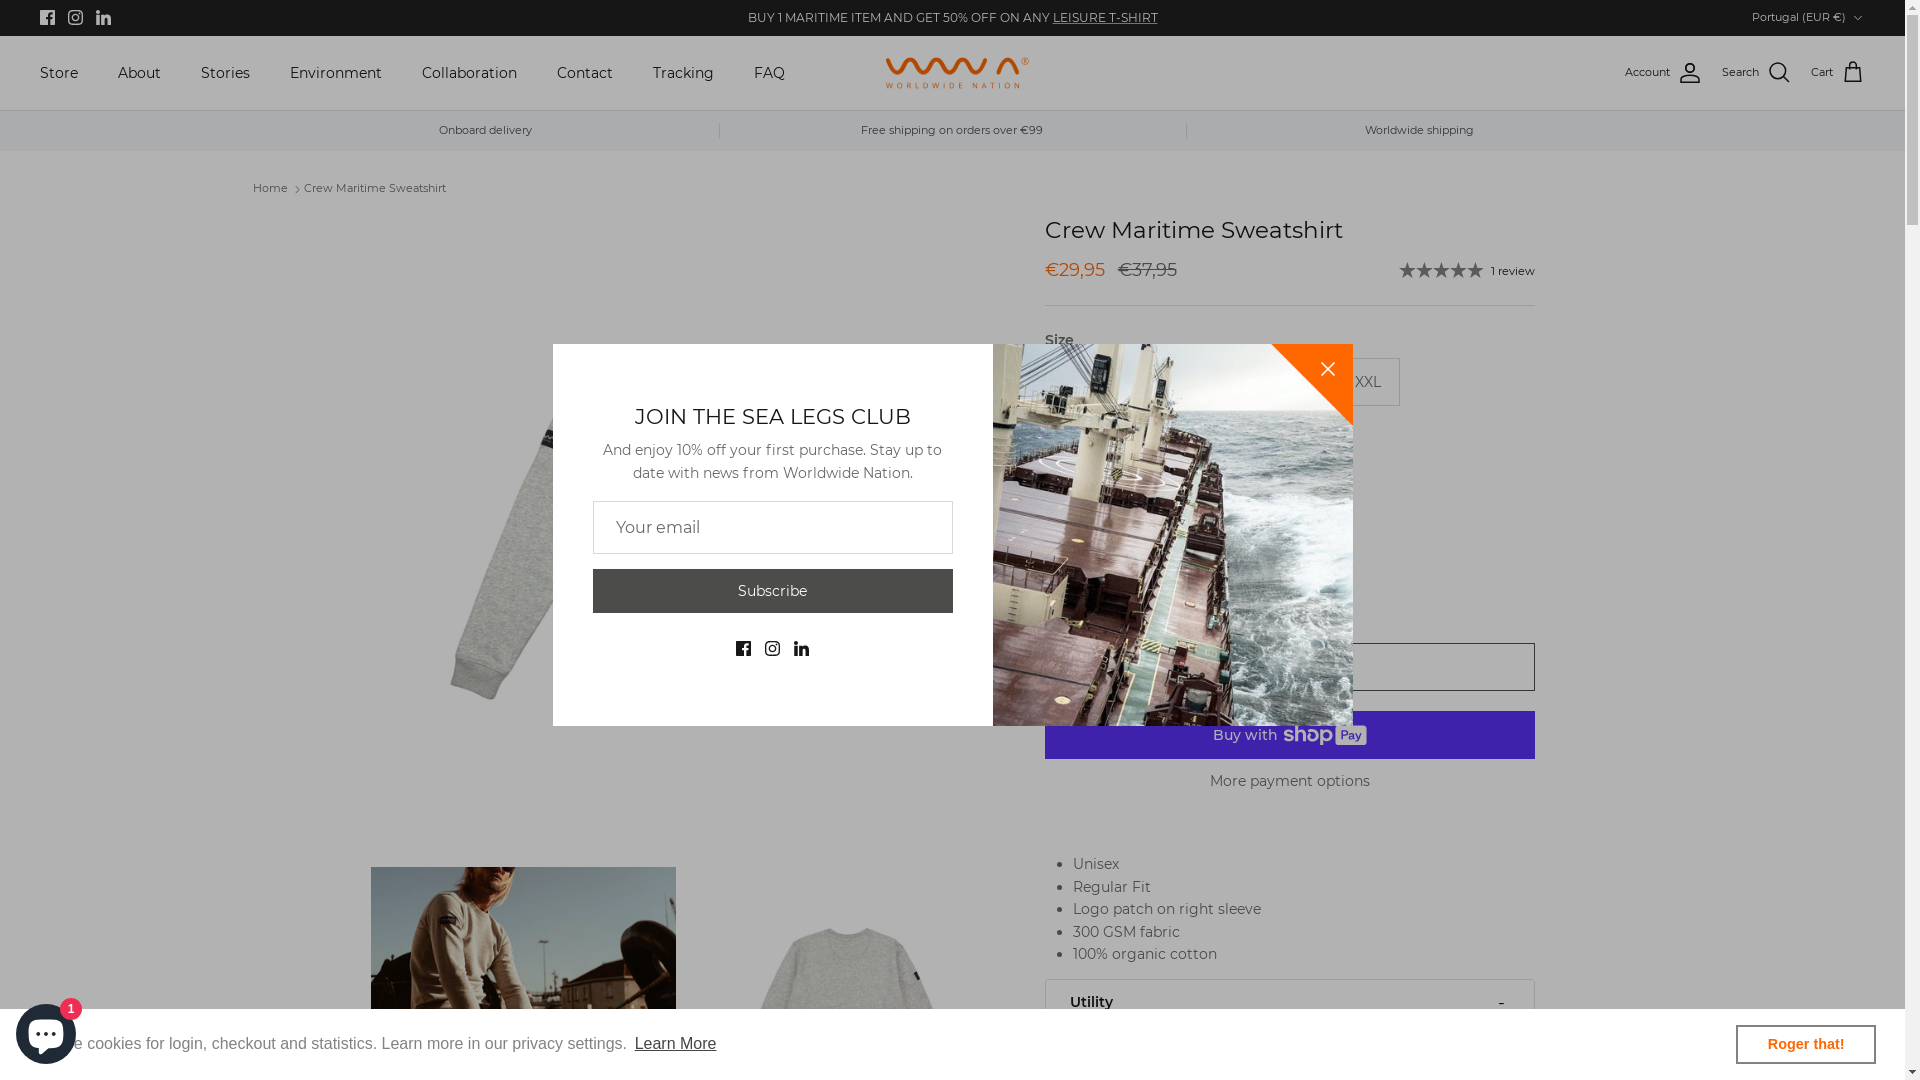 The width and height of the screenshot is (1920, 1080). What do you see at coordinates (1396, 270) in the screenshot?
I see `'1 review'` at bounding box center [1396, 270].